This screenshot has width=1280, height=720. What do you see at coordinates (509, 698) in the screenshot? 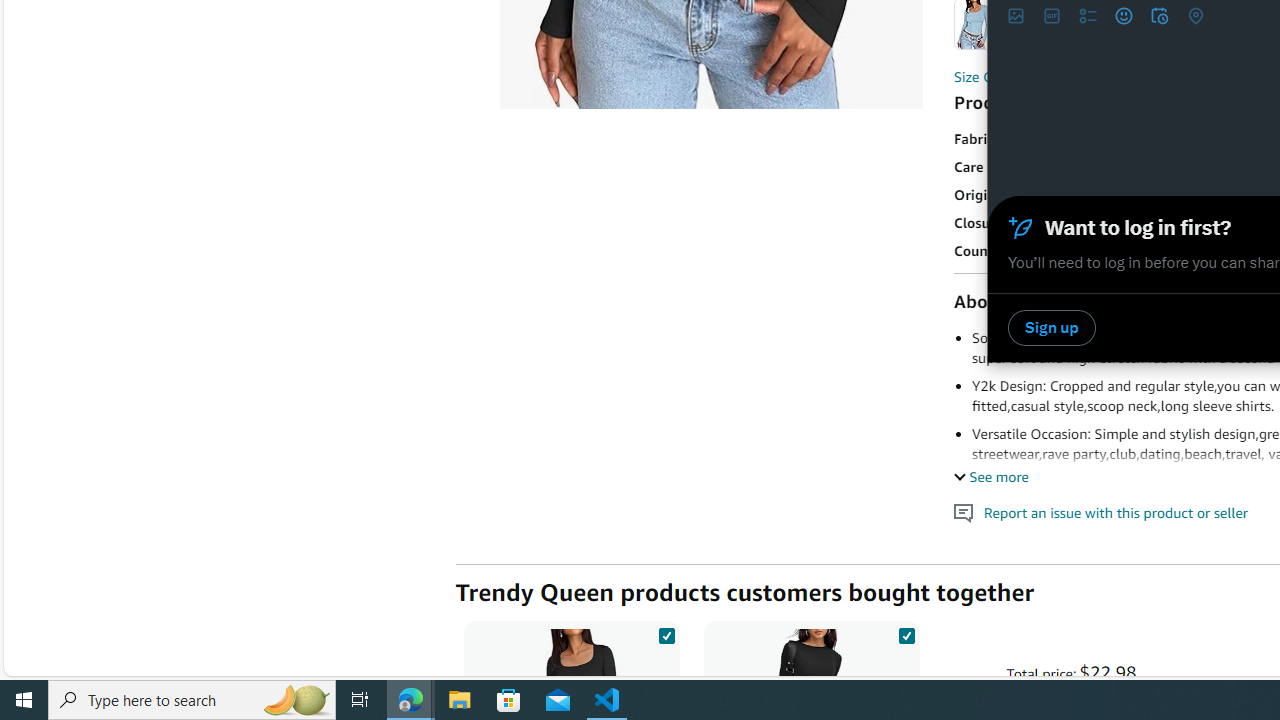
I see `'Microsoft Store'` at bounding box center [509, 698].